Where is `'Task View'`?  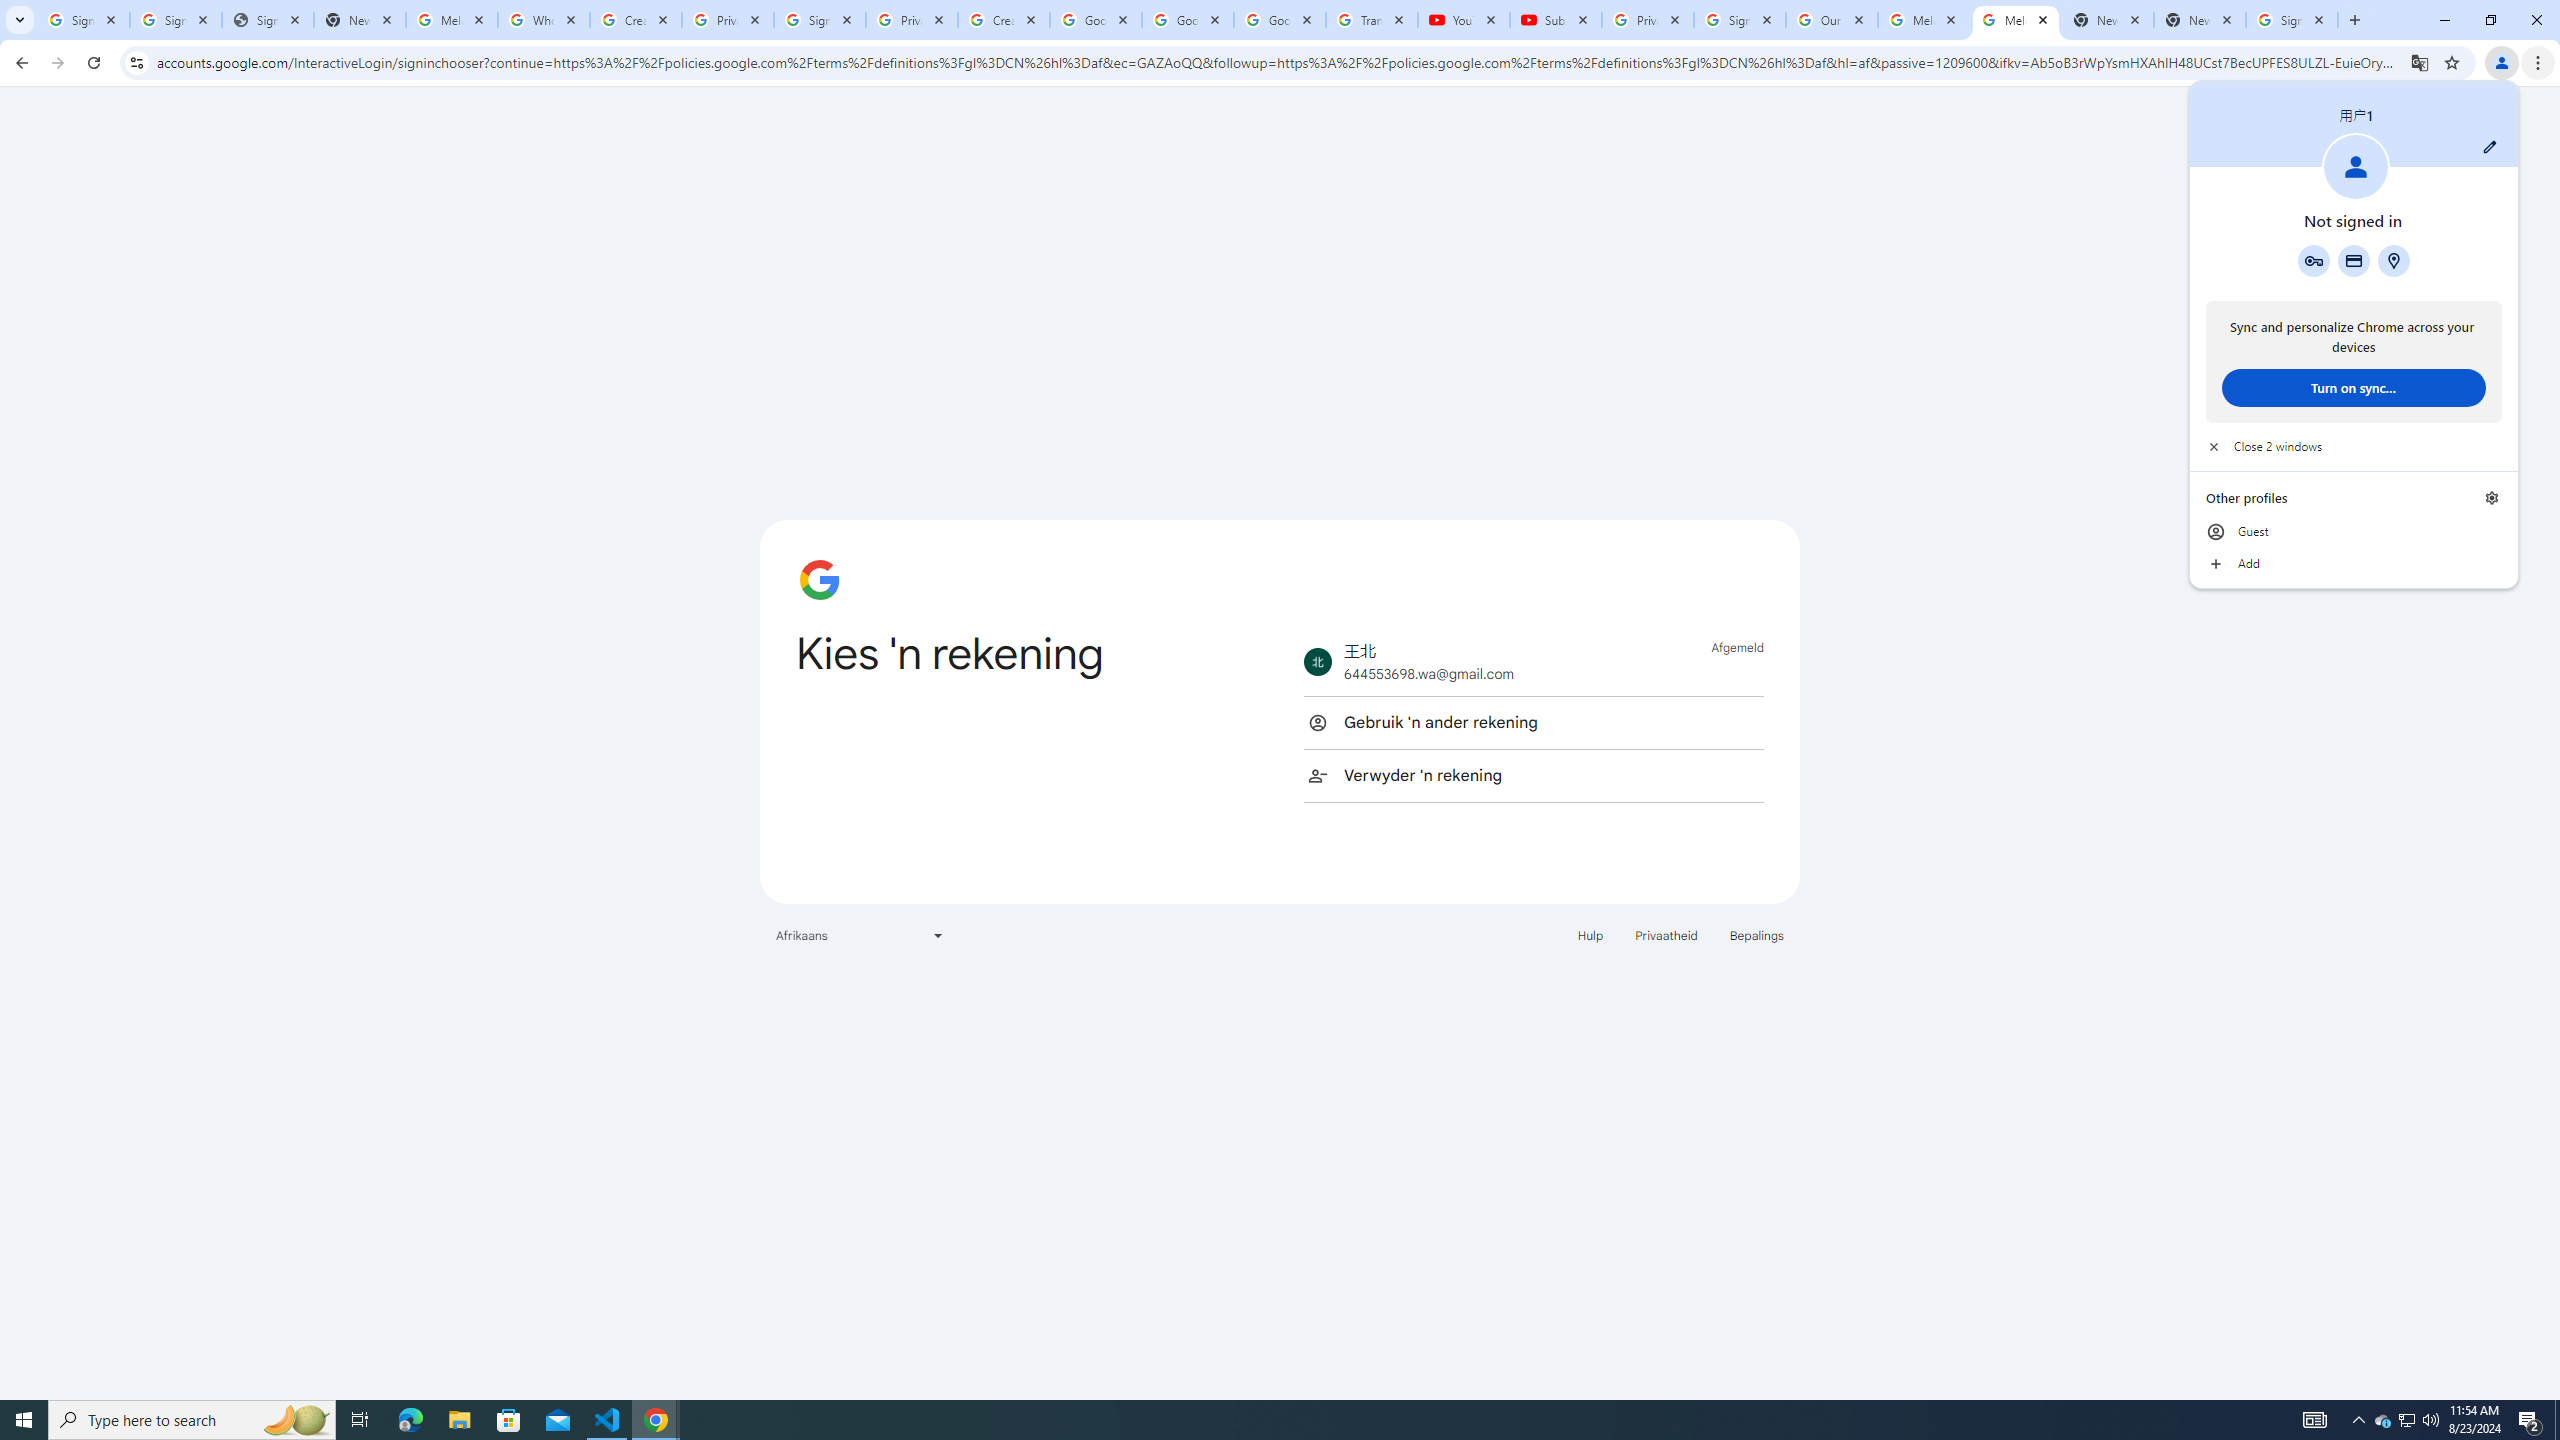
'Task View' is located at coordinates (358, 1418).